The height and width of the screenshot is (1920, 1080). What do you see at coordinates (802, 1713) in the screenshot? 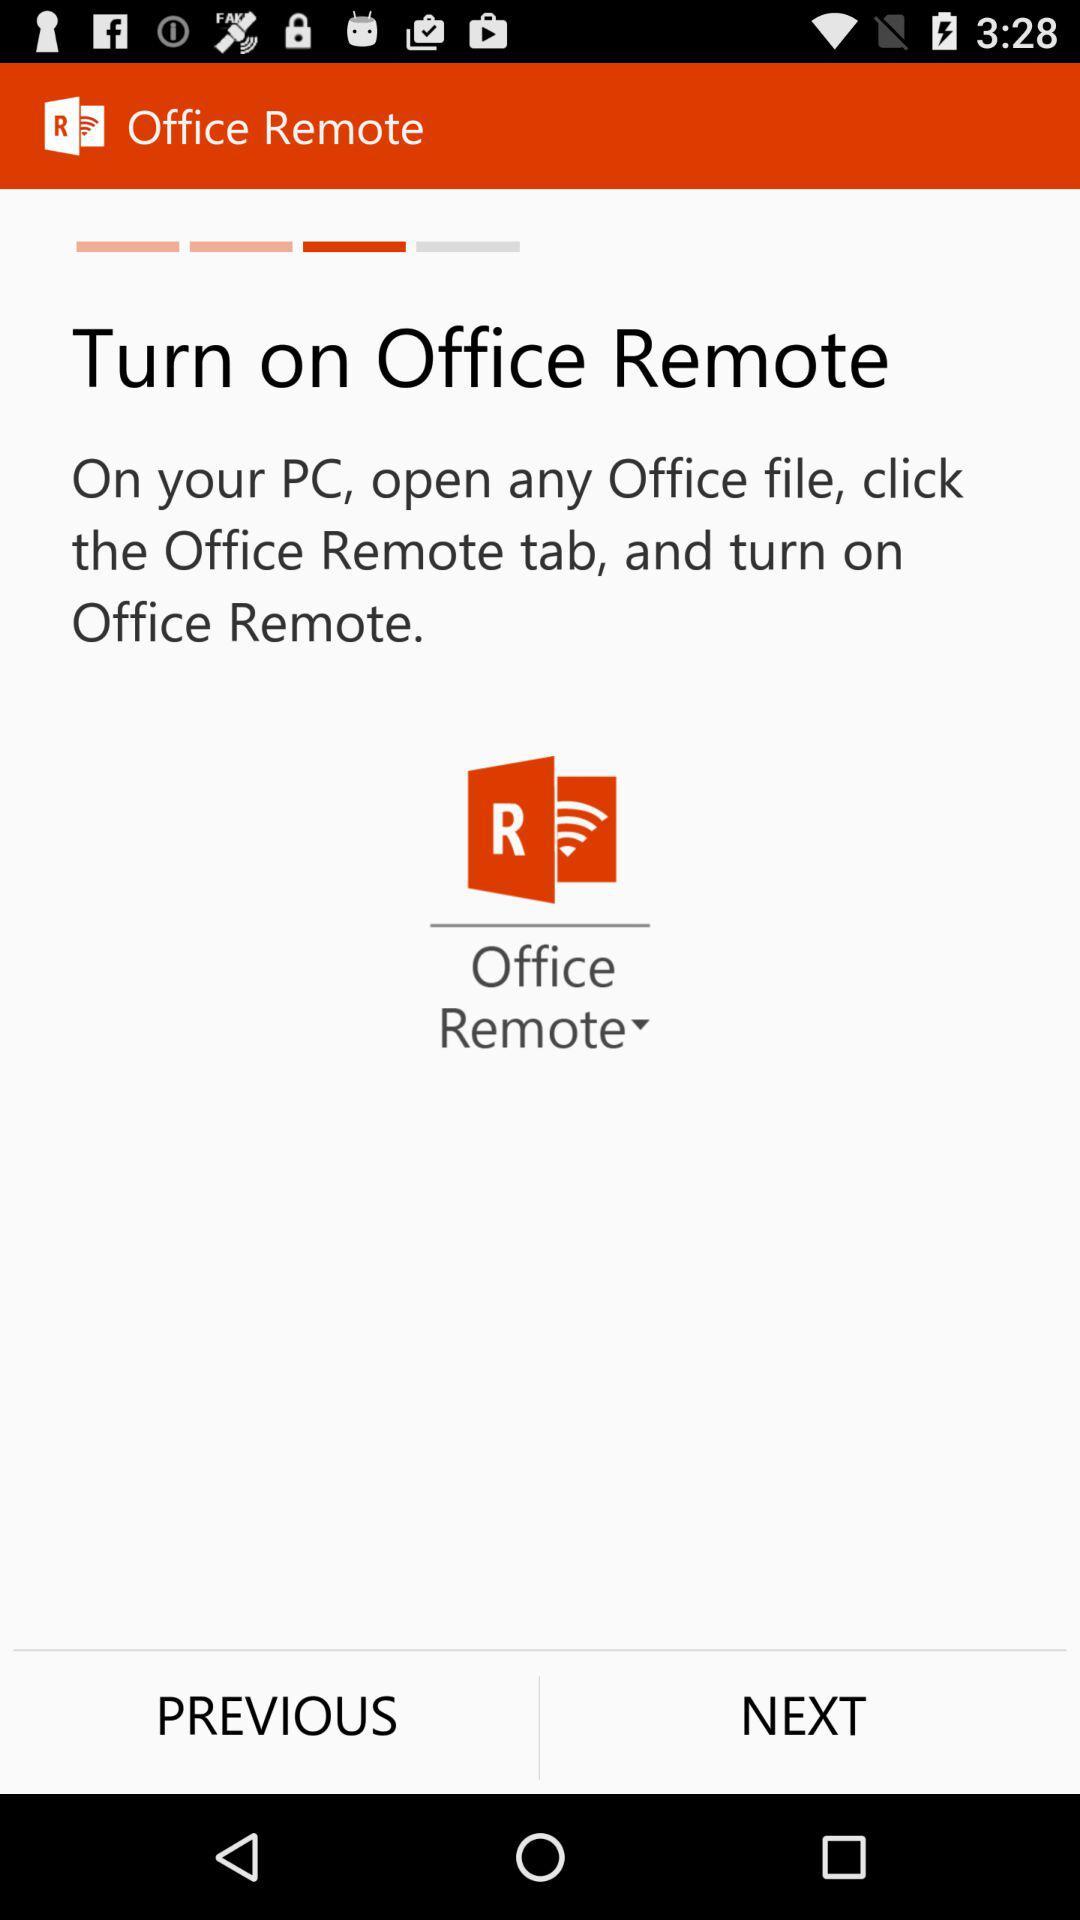
I see `the next` at bounding box center [802, 1713].